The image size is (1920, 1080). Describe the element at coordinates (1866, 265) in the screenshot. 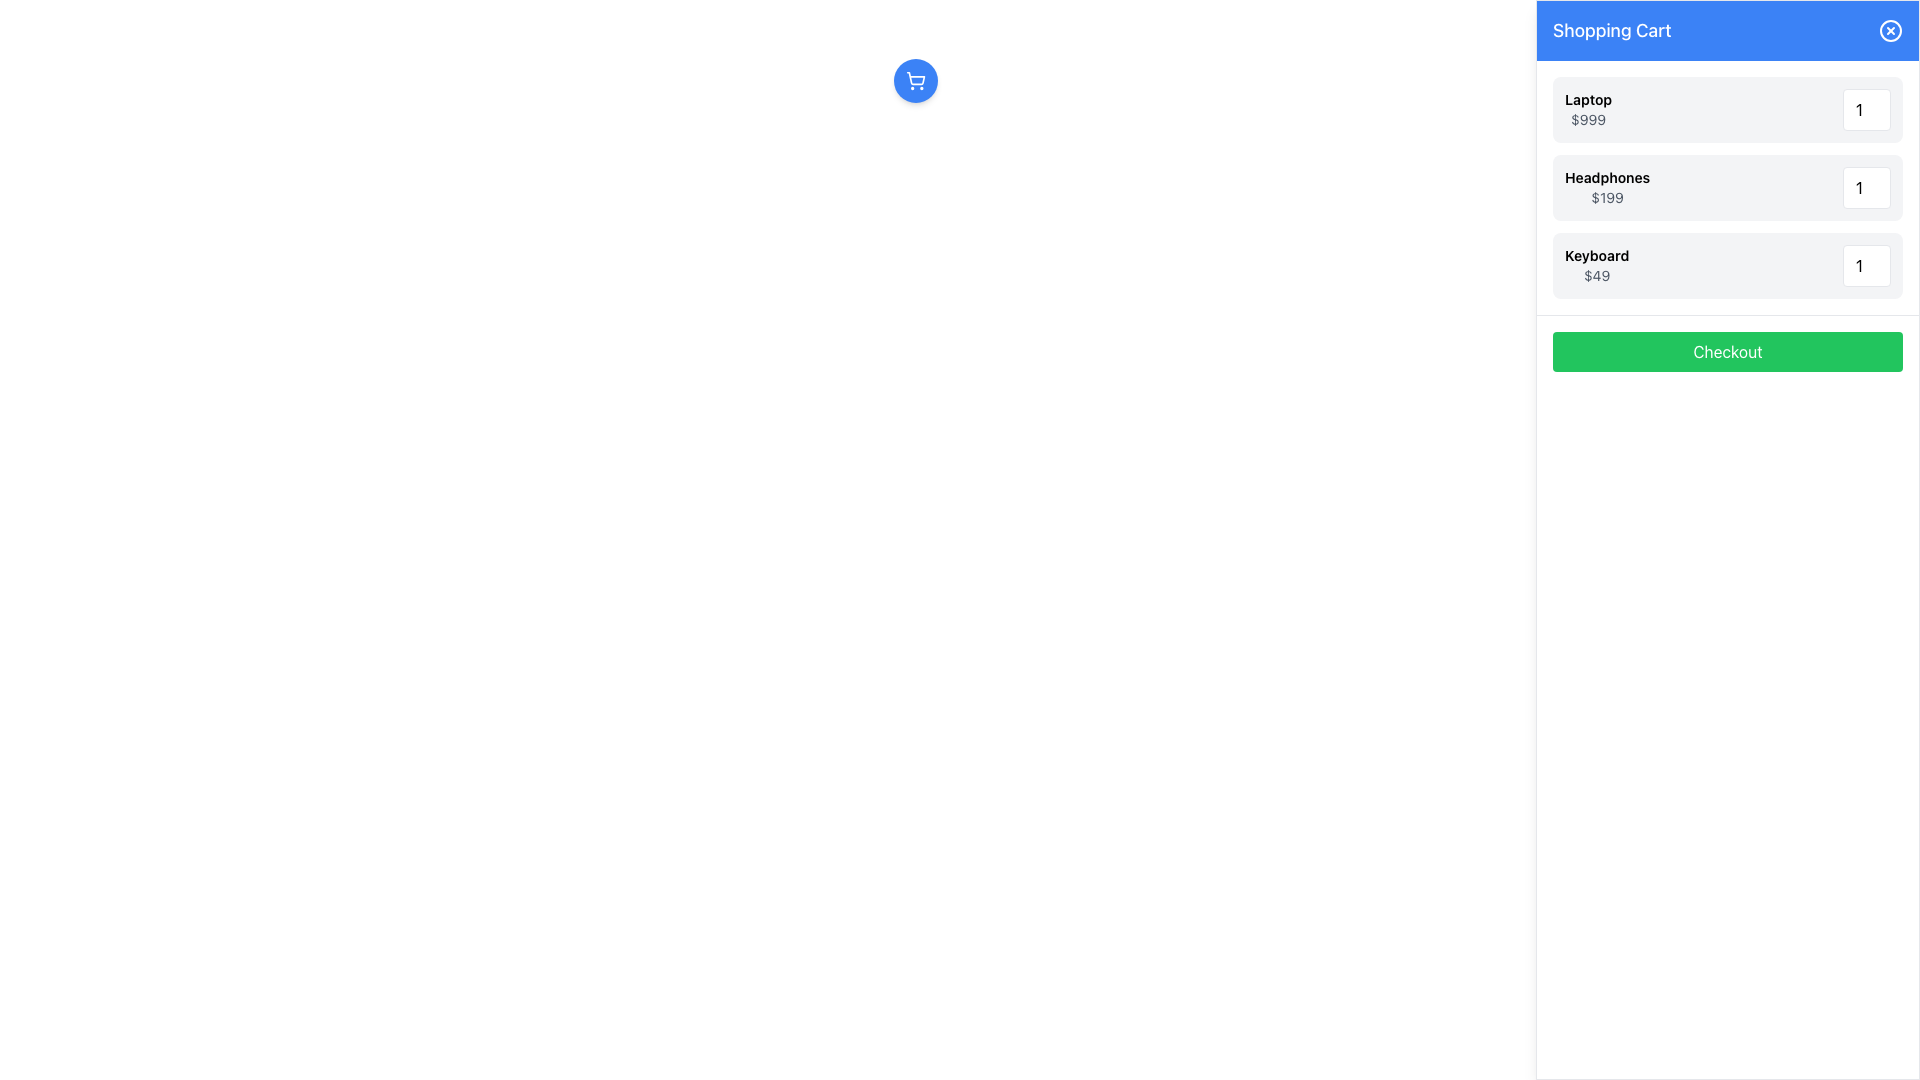

I see `the arrow keys` at that location.